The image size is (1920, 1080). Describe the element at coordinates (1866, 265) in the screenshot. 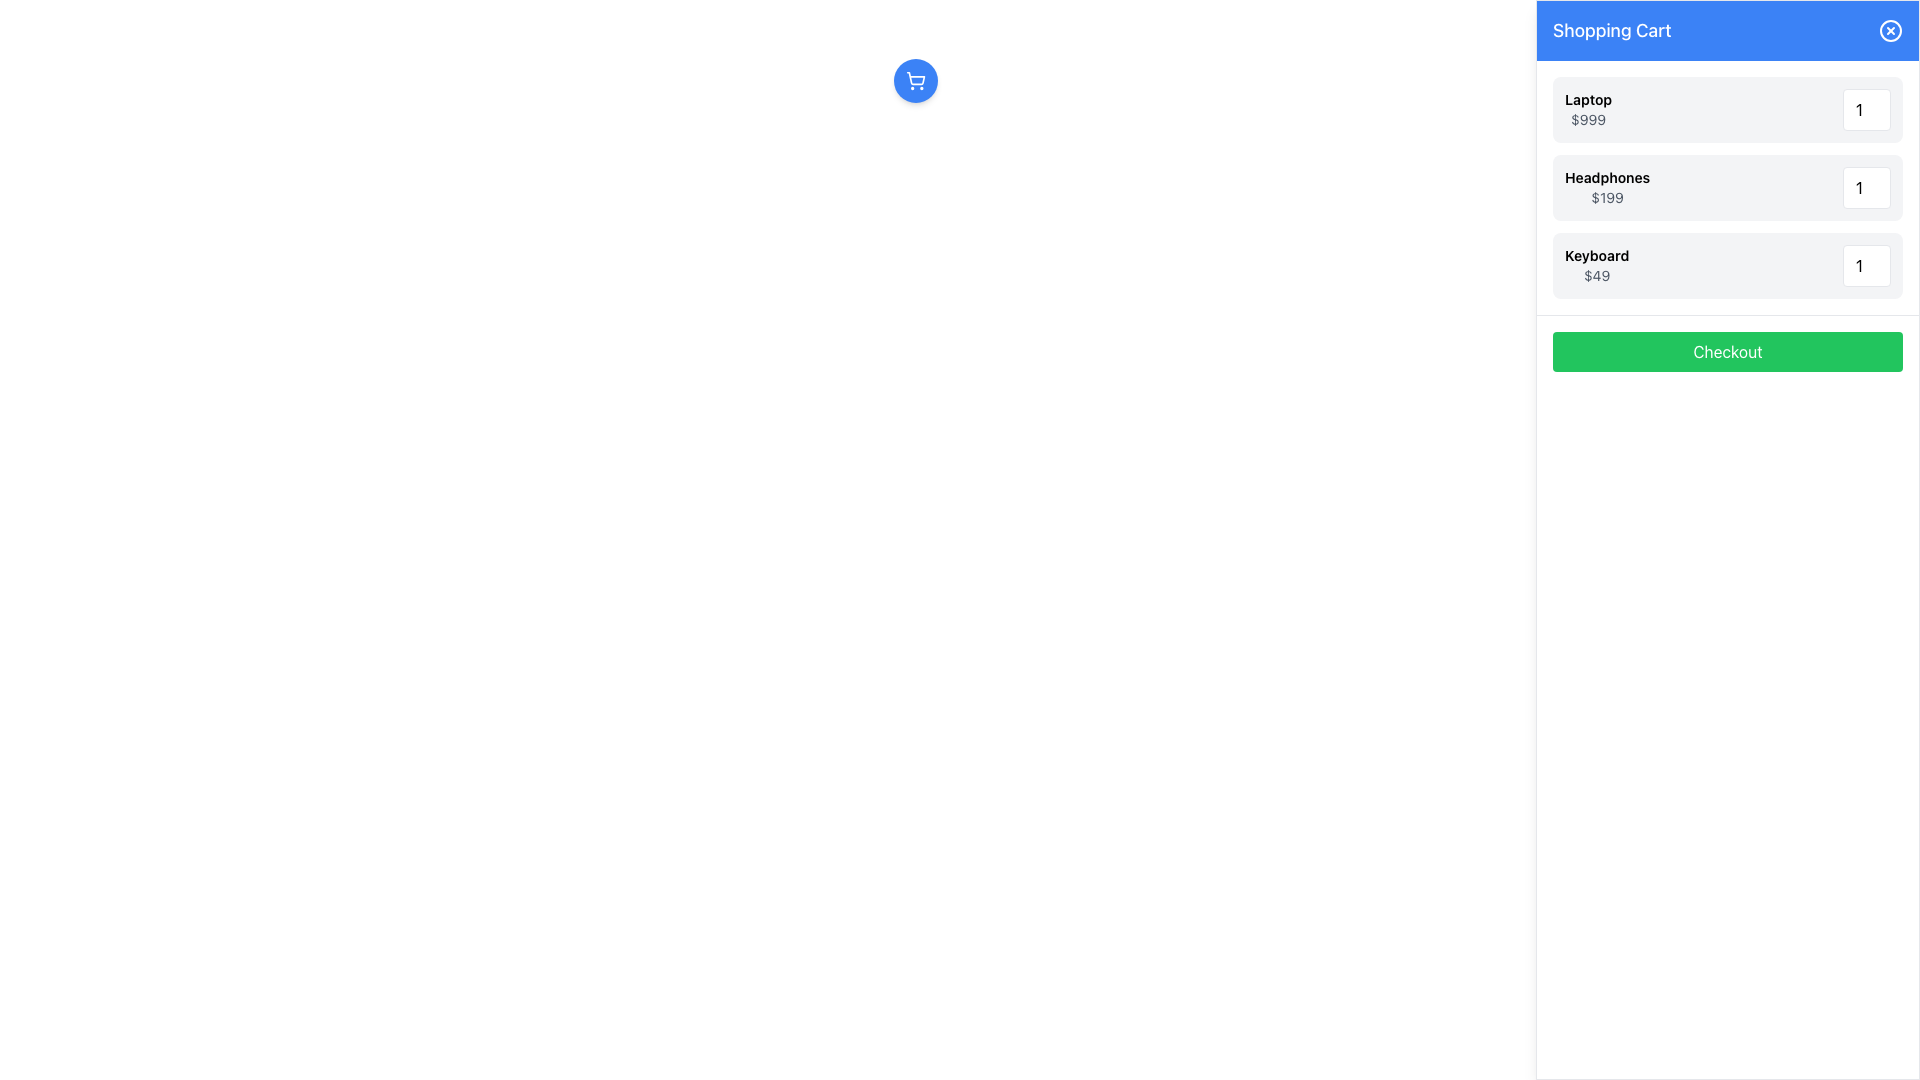

I see `the arrow keys` at that location.